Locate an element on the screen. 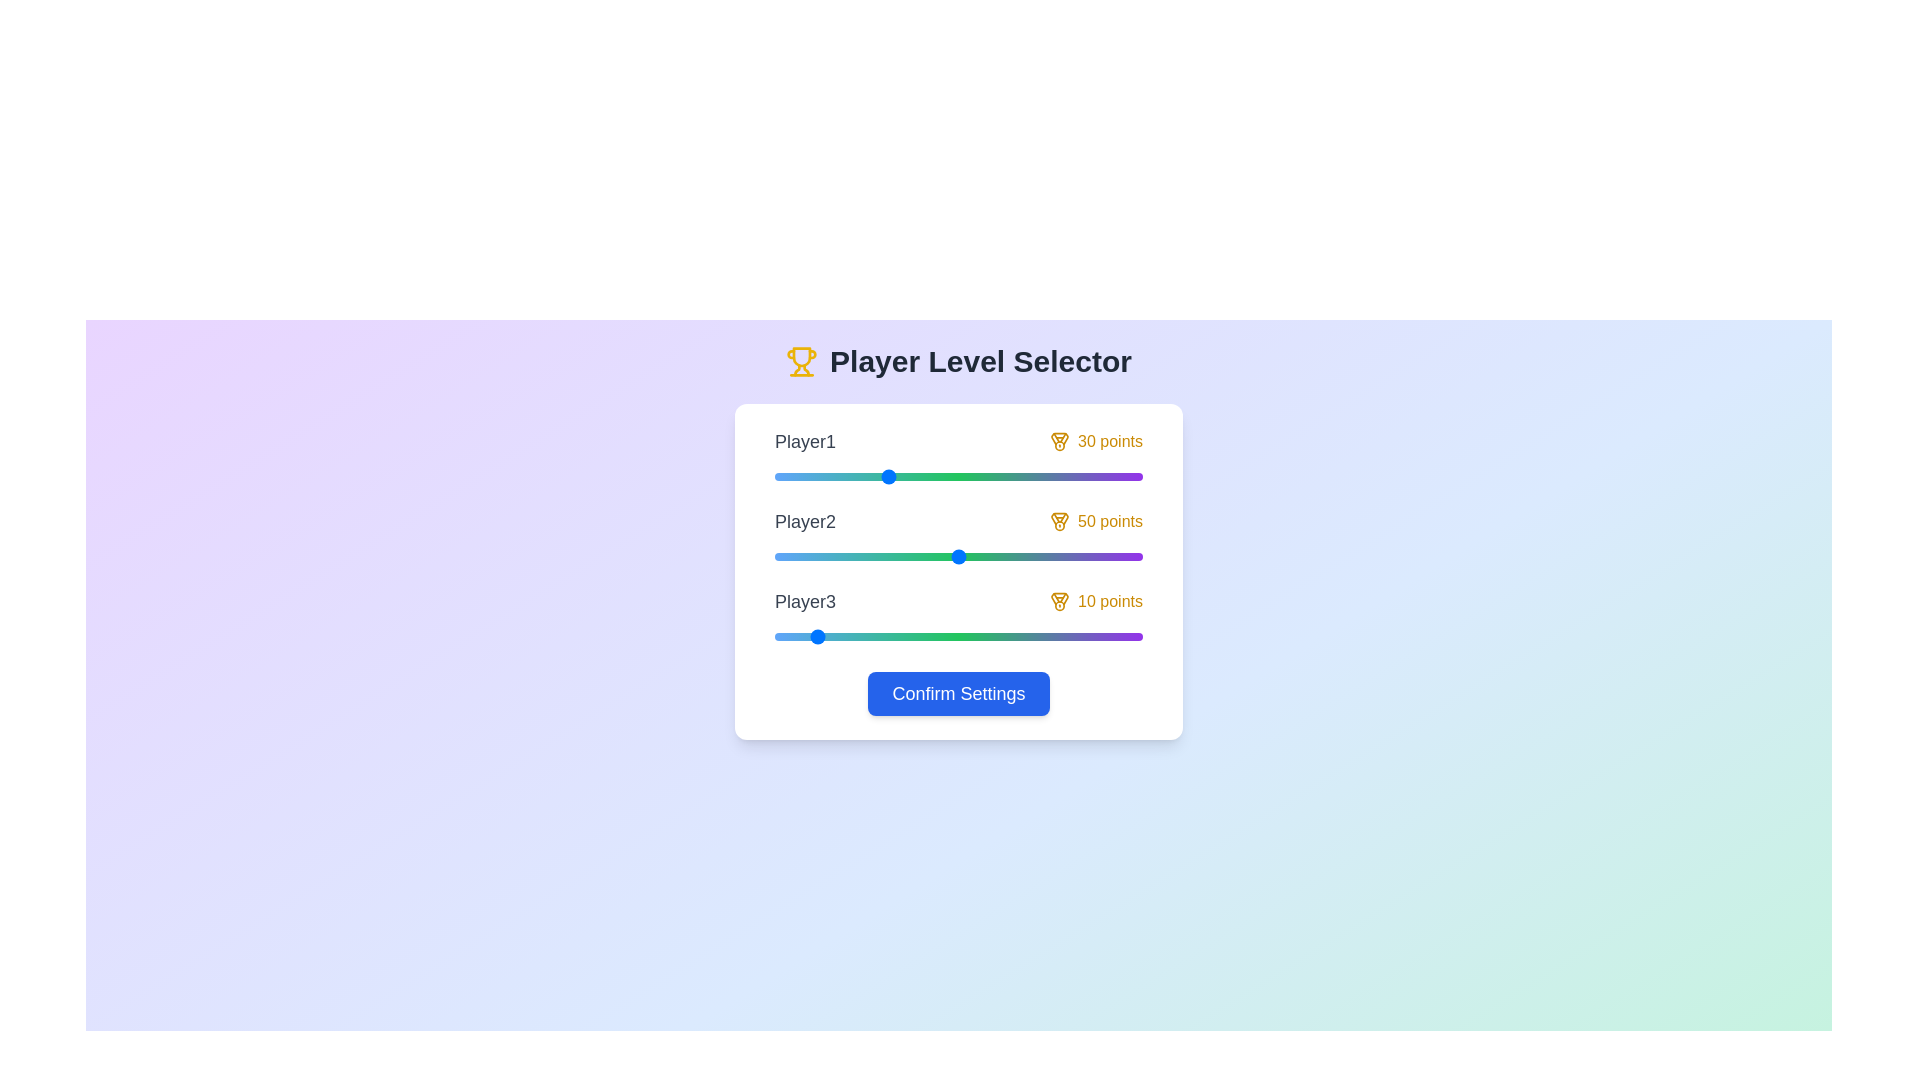  the slider for Player3 to set their level to 29 is located at coordinates (880, 636).